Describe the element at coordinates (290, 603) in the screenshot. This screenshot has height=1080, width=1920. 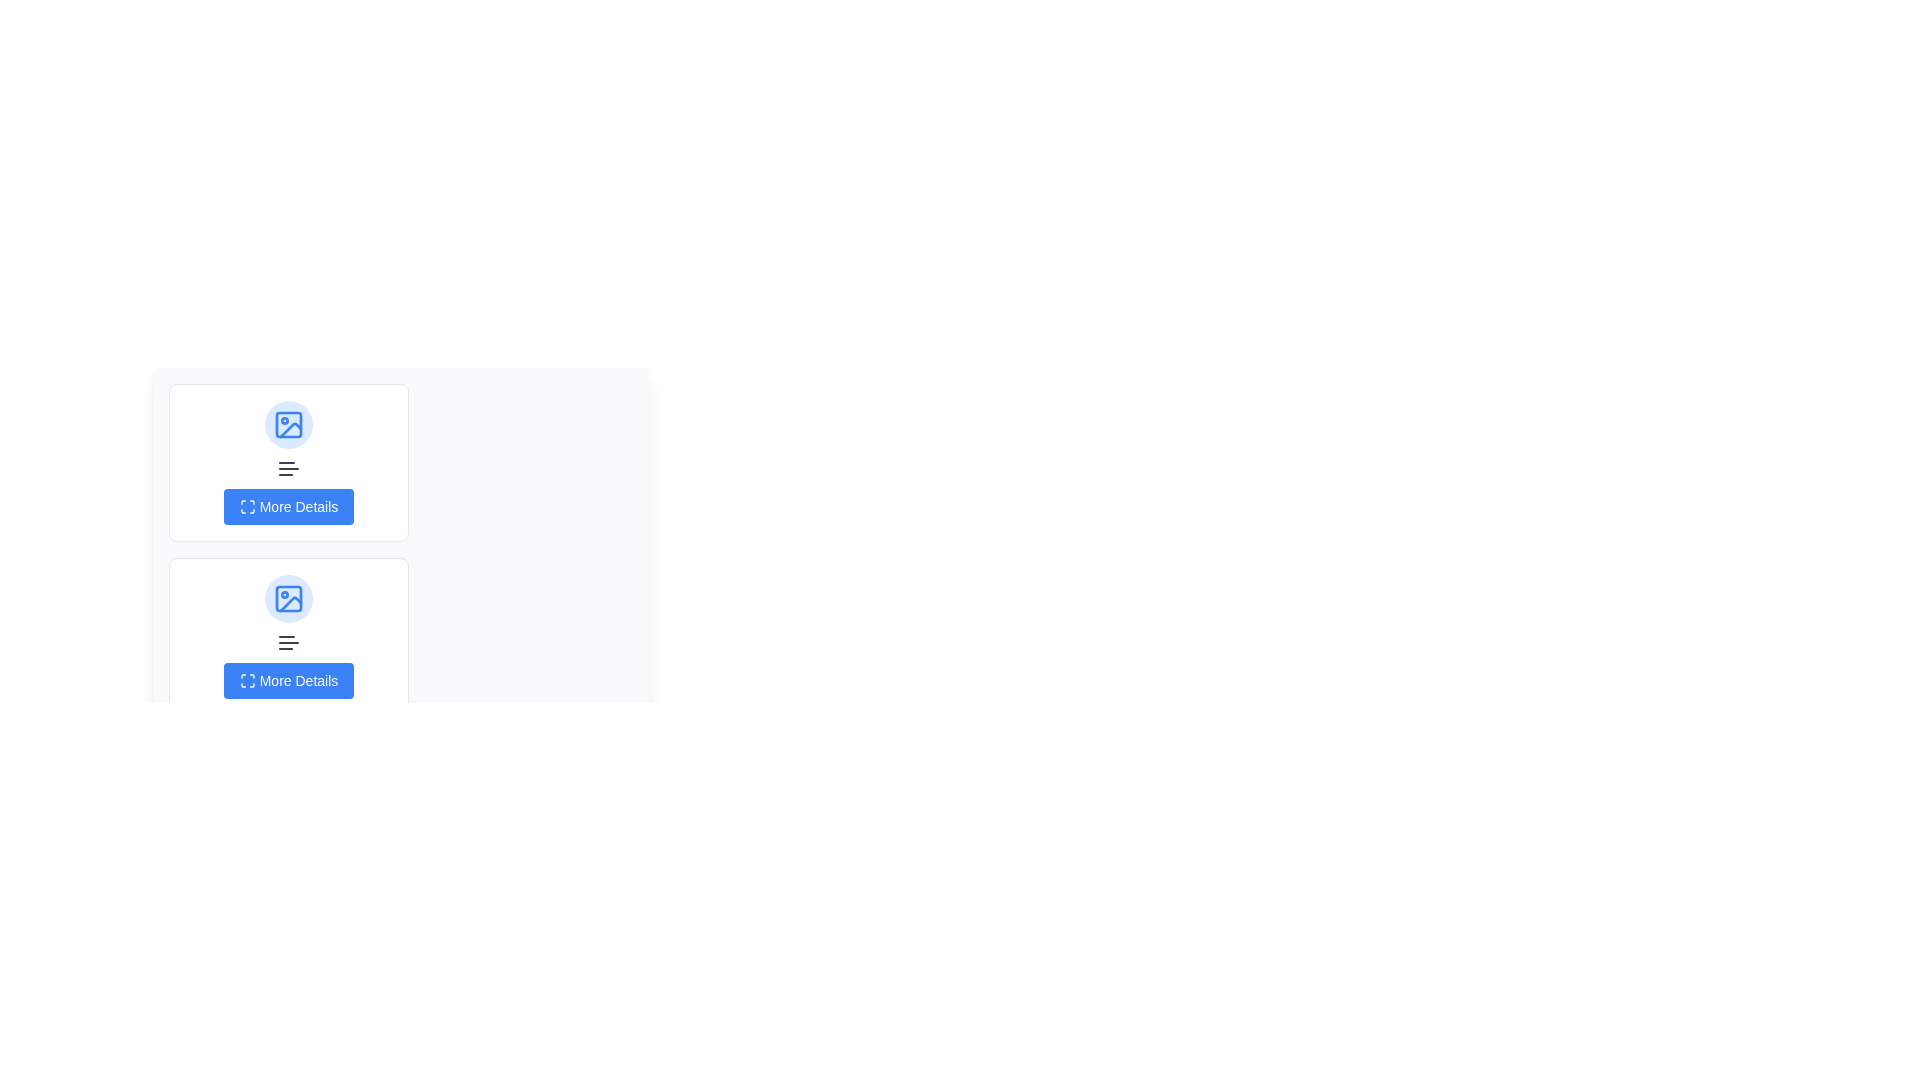
I see `the blue diagonal line element that is part of a graphical icon, located below the circular graphical icon in the bottom icon of the second card on the right-hand side` at that location.